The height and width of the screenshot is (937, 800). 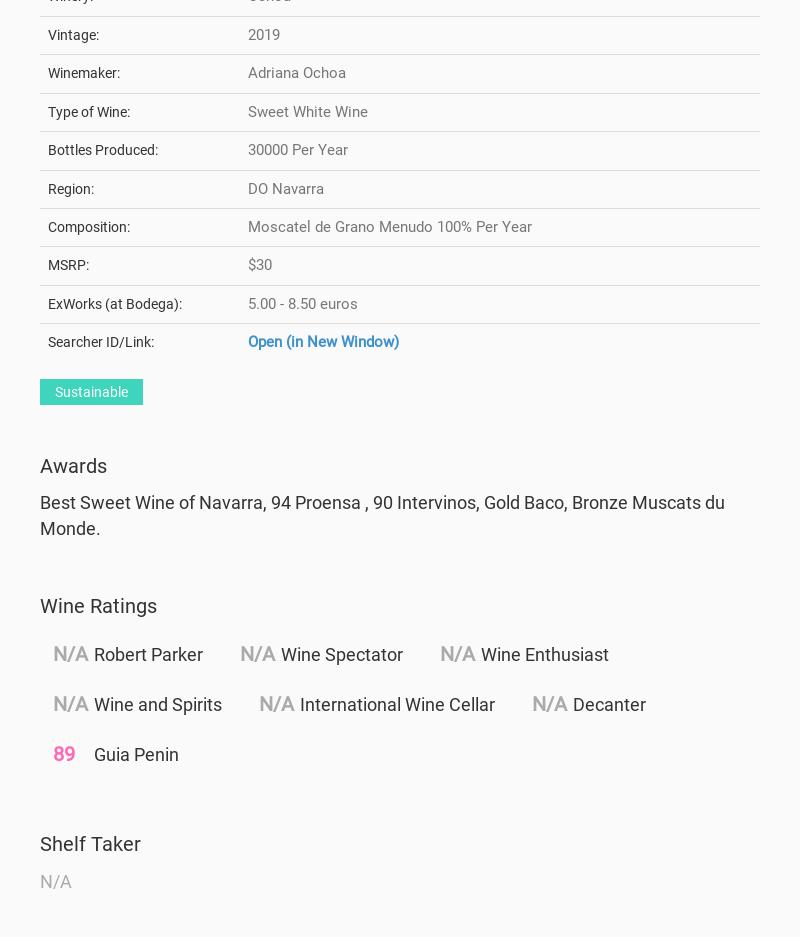 I want to click on '5.00 - 8.50 euros', so click(x=302, y=302).